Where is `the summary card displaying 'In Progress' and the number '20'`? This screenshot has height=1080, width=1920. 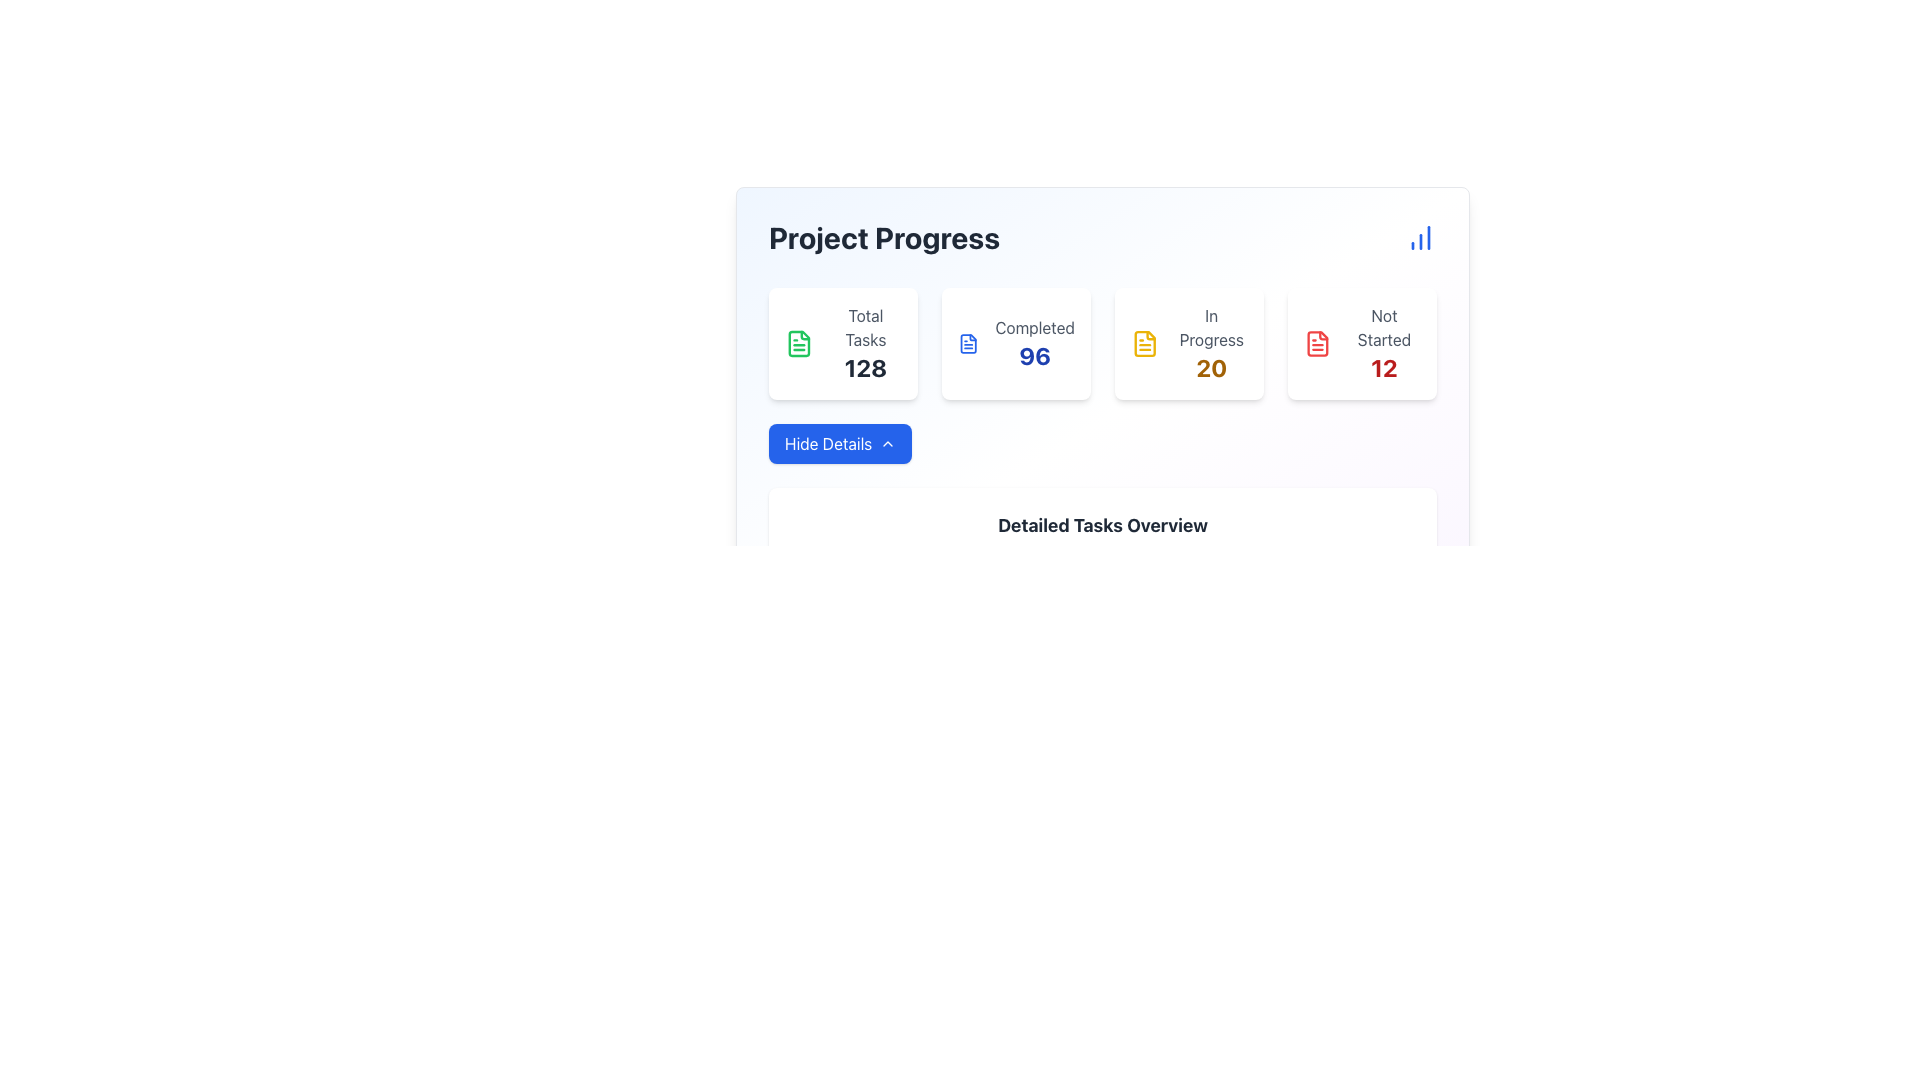
the summary card displaying 'In Progress' and the number '20' is located at coordinates (1210, 342).